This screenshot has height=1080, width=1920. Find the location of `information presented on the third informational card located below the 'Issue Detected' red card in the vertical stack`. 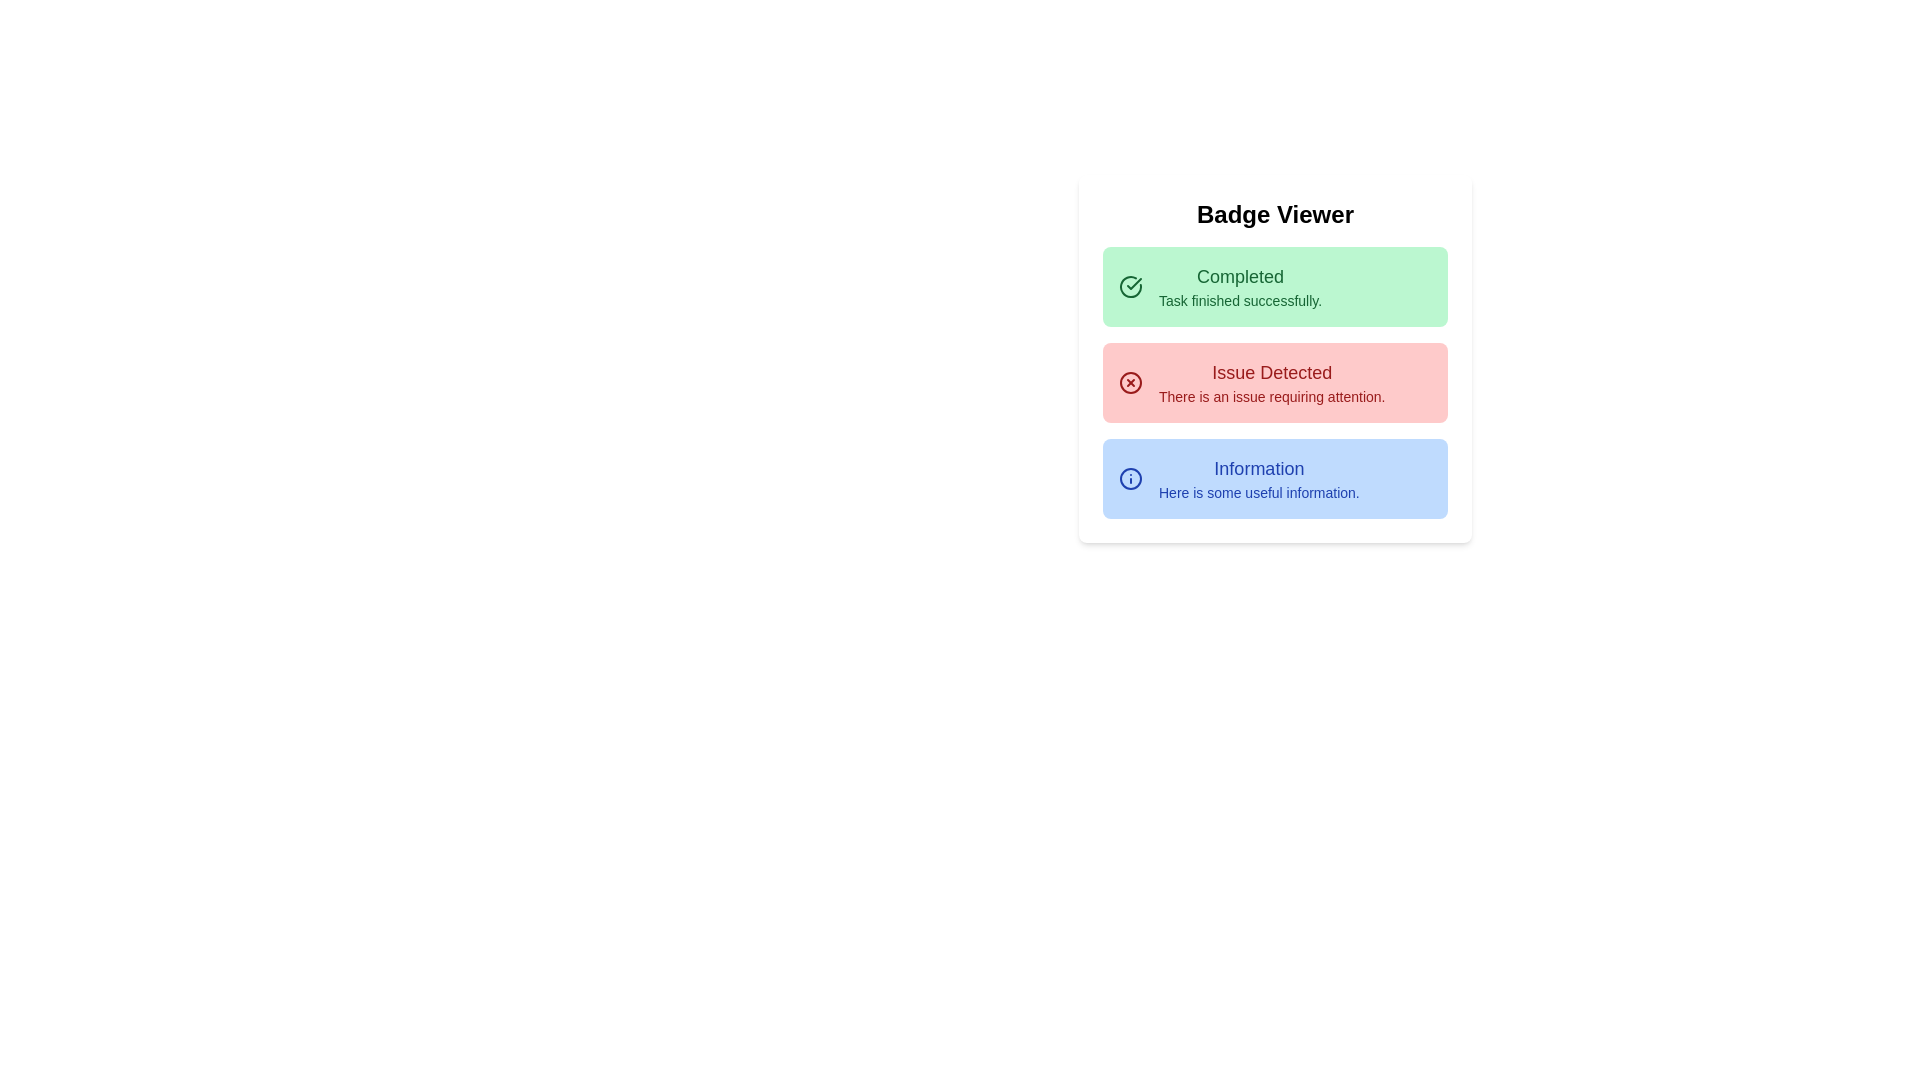

information presented on the third informational card located below the 'Issue Detected' red card in the vertical stack is located at coordinates (1274, 478).